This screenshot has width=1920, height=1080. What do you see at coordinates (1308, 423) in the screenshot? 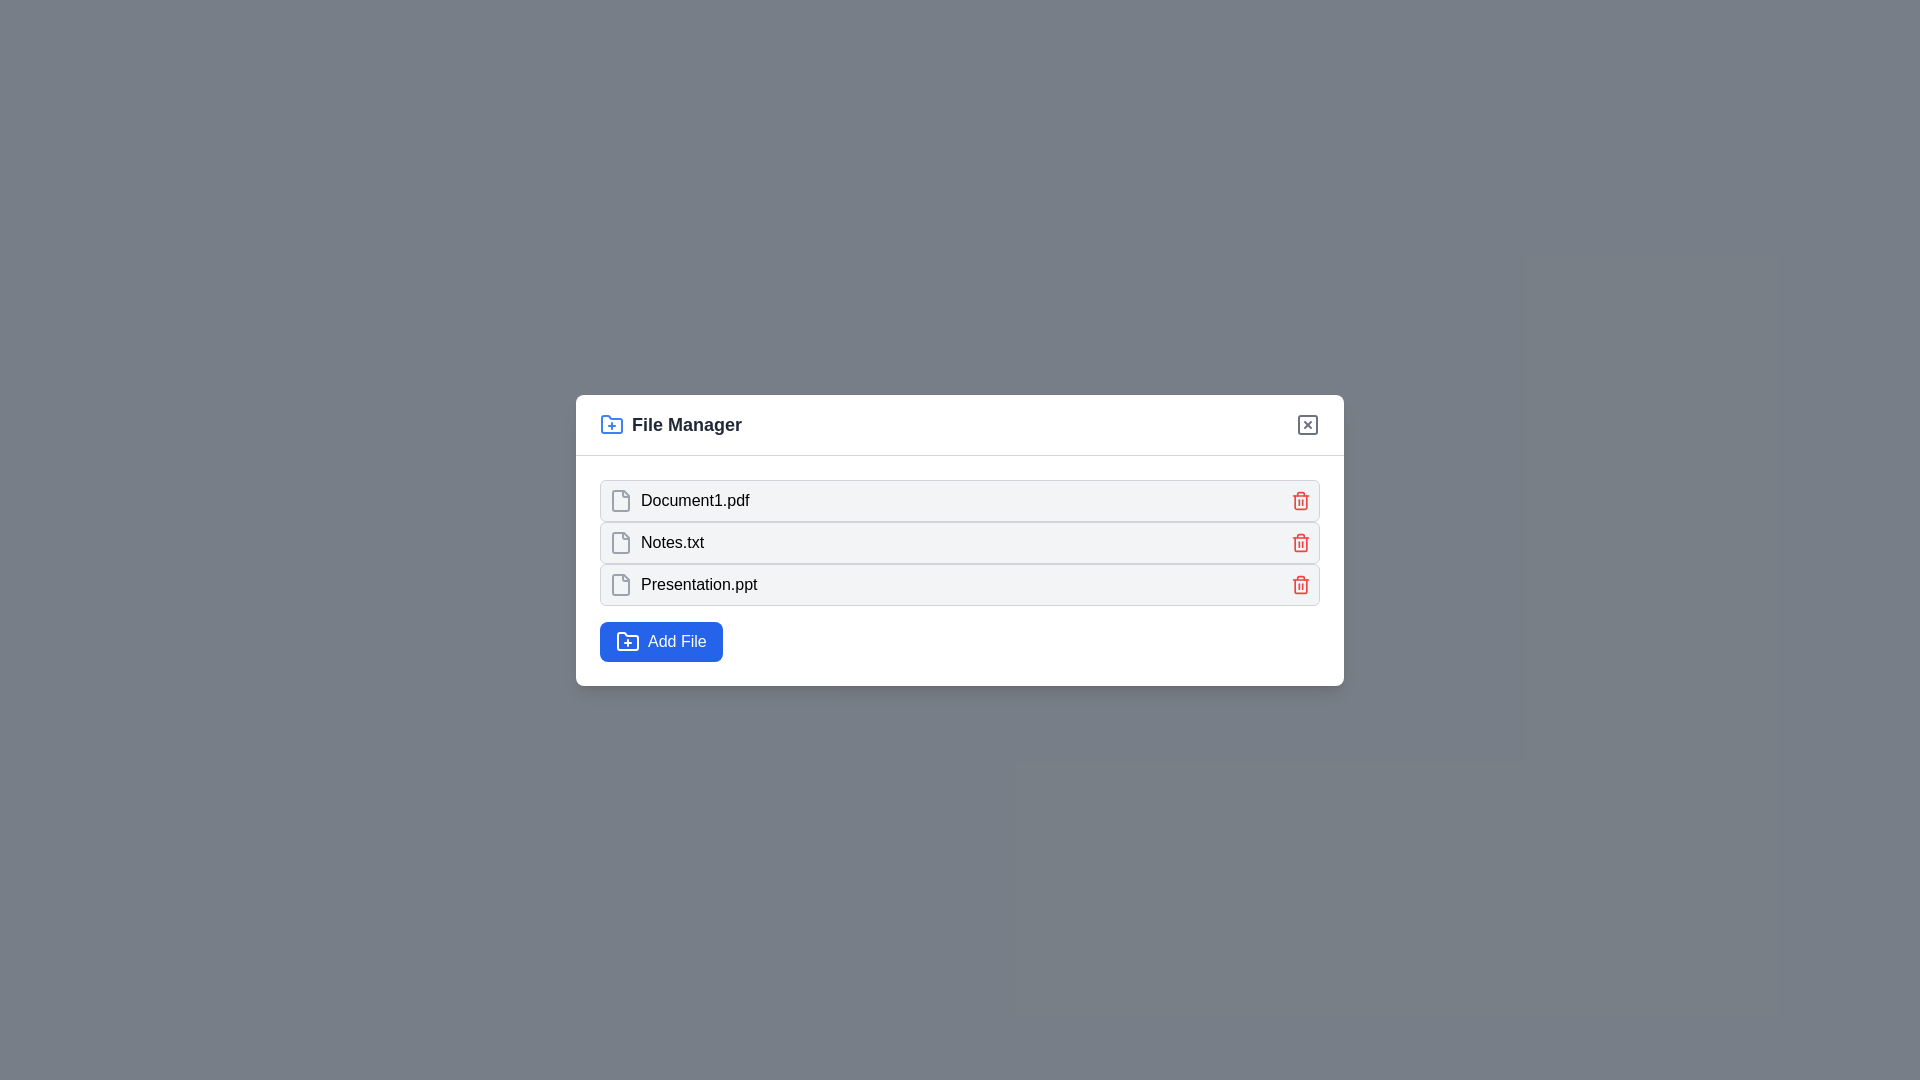
I see `the close icon button with an 'X' inside, located in the header section titled 'File Manager', positioned at the far-right edge` at bounding box center [1308, 423].